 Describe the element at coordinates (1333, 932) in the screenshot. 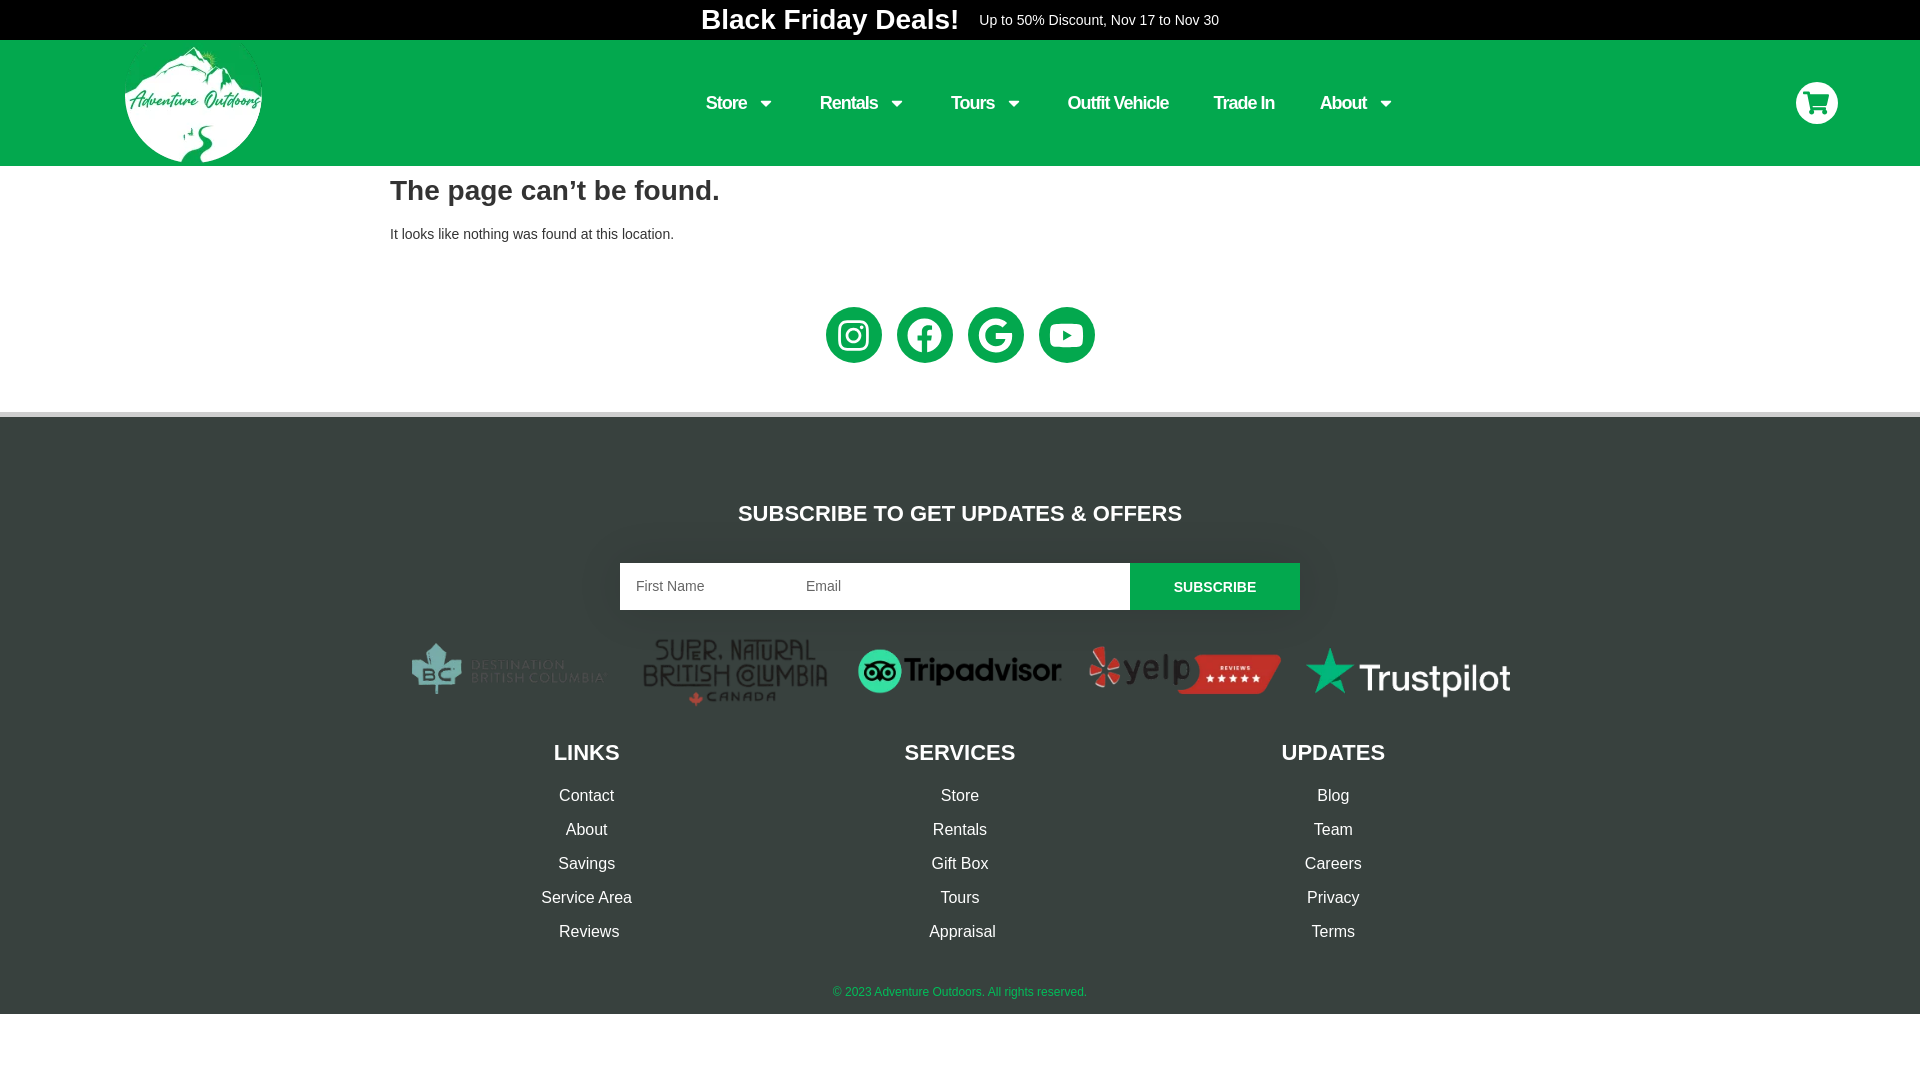

I see `'Terms'` at that location.